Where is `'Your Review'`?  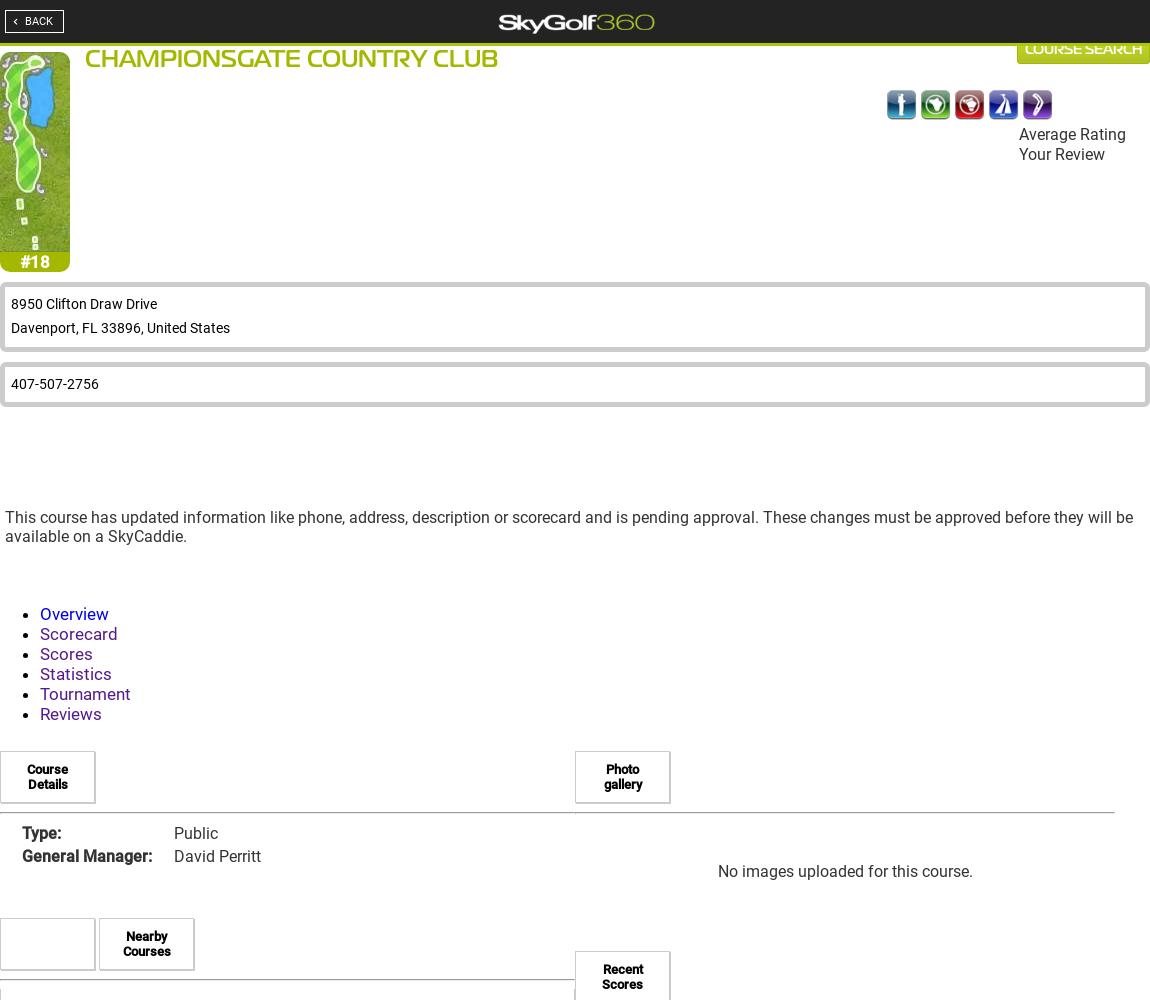
'Your Review' is located at coordinates (1062, 154).